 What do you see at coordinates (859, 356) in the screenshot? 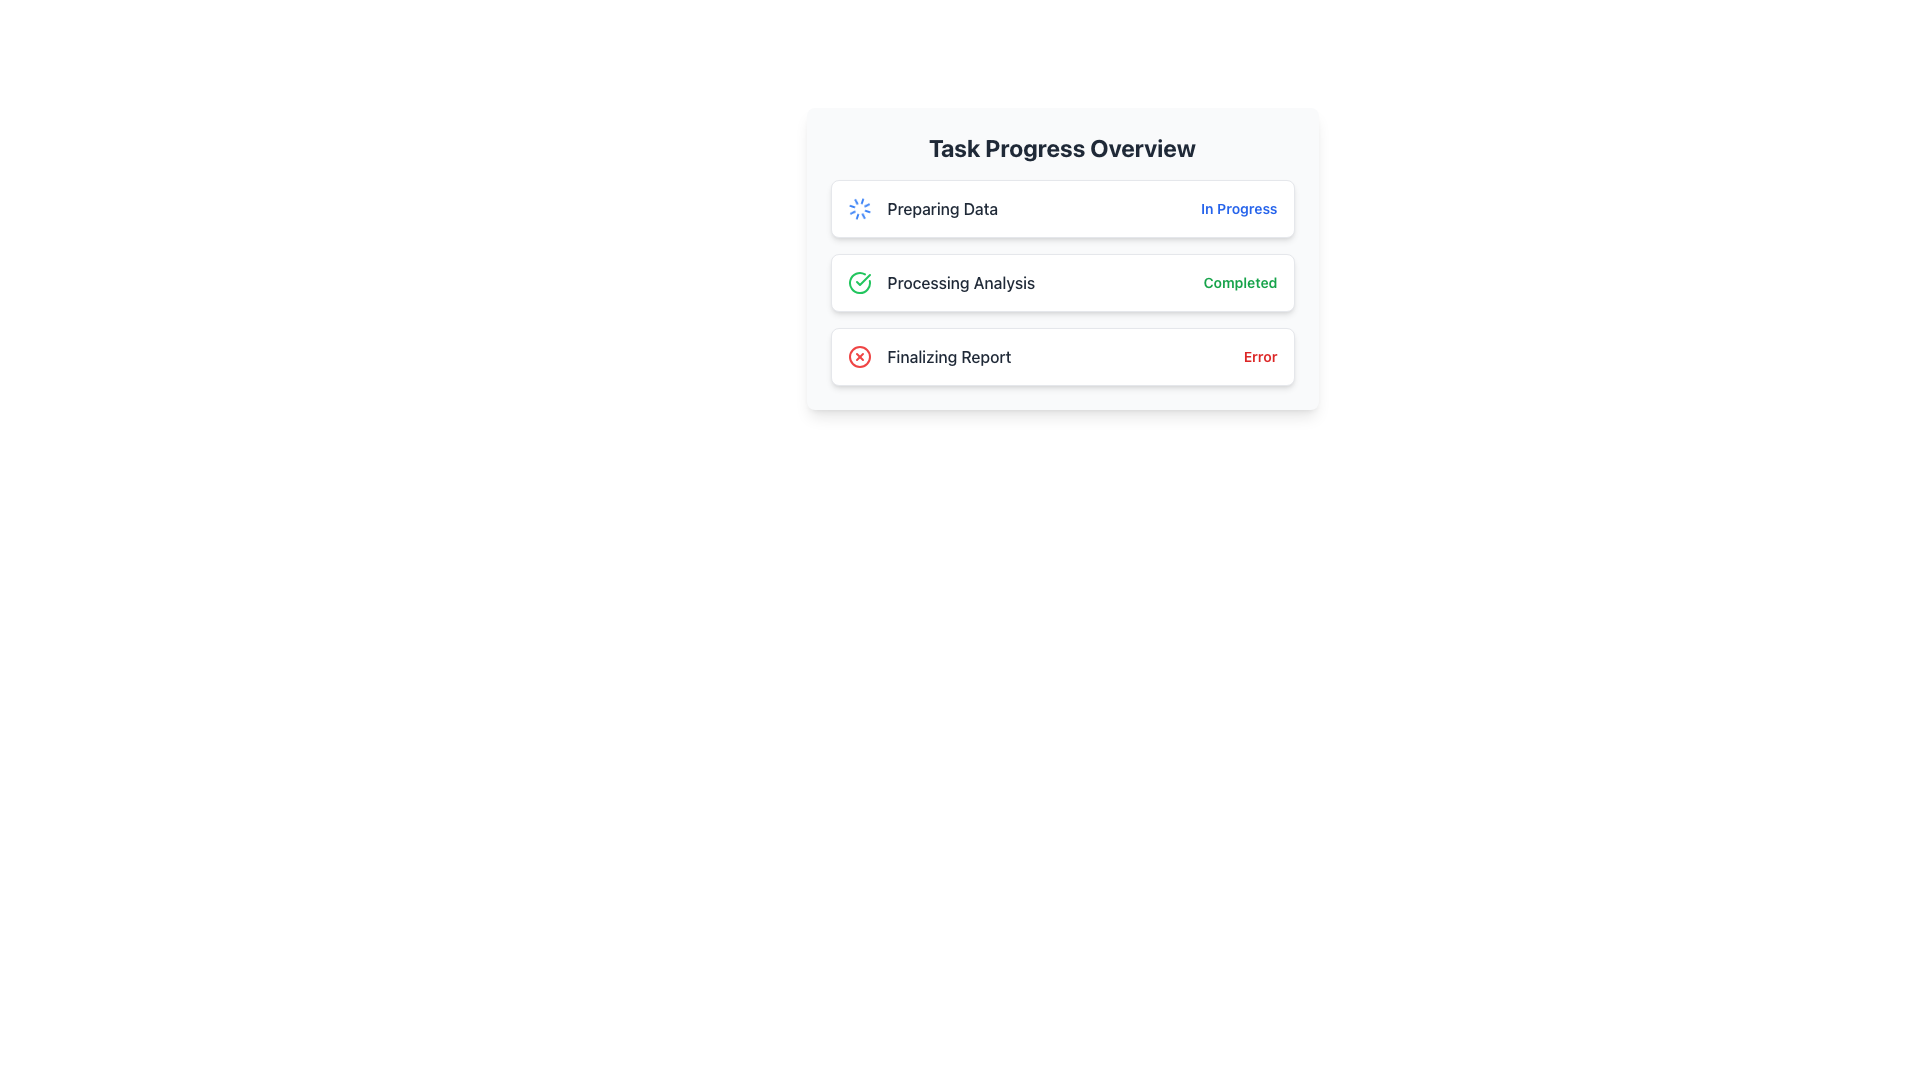
I see `the error indicator icon located at the far left of the 'Finalizing Report' row, which suggests an issue or cancellation of the associated task` at bounding box center [859, 356].